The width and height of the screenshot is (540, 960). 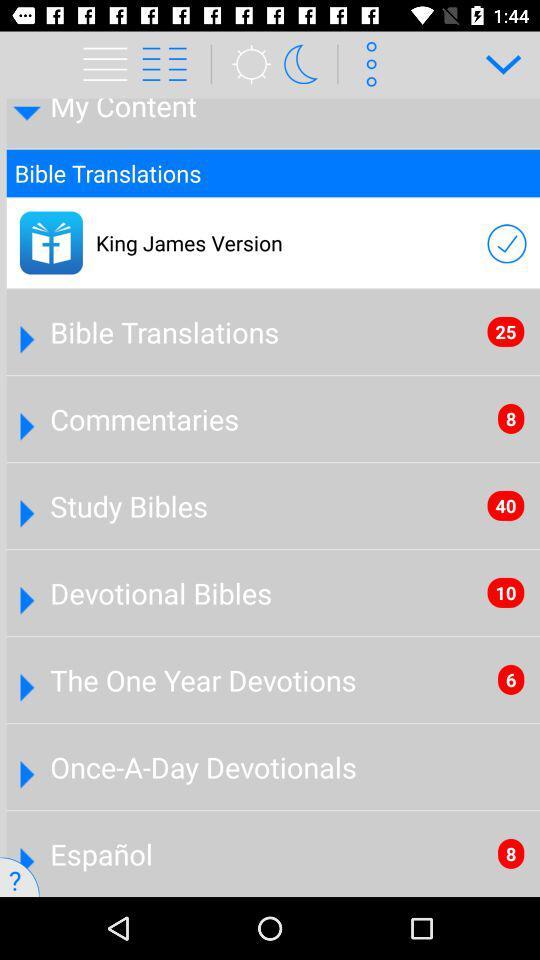 What do you see at coordinates (367, 64) in the screenshot?
I see `the more icon` at bounding box center [367, 64].